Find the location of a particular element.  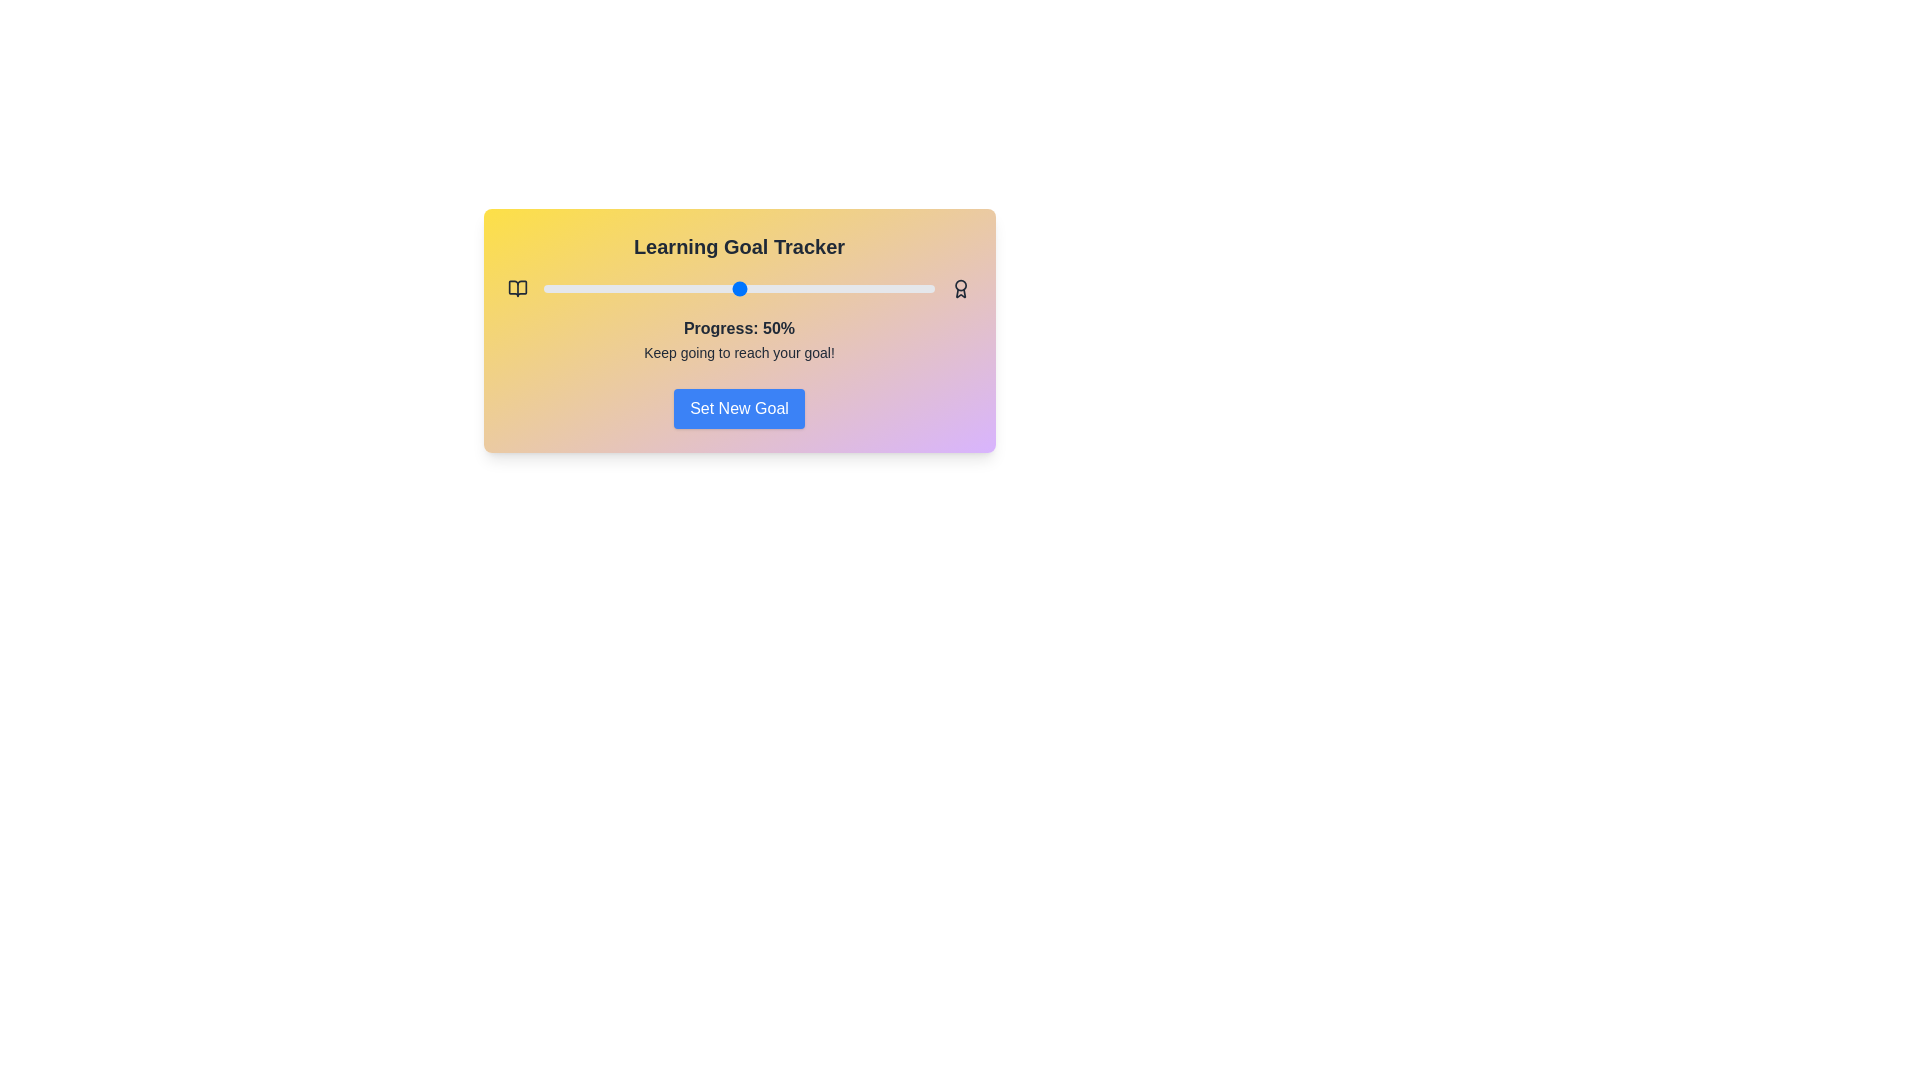

'Set New Goal' button is located at coordinates (738, 407).